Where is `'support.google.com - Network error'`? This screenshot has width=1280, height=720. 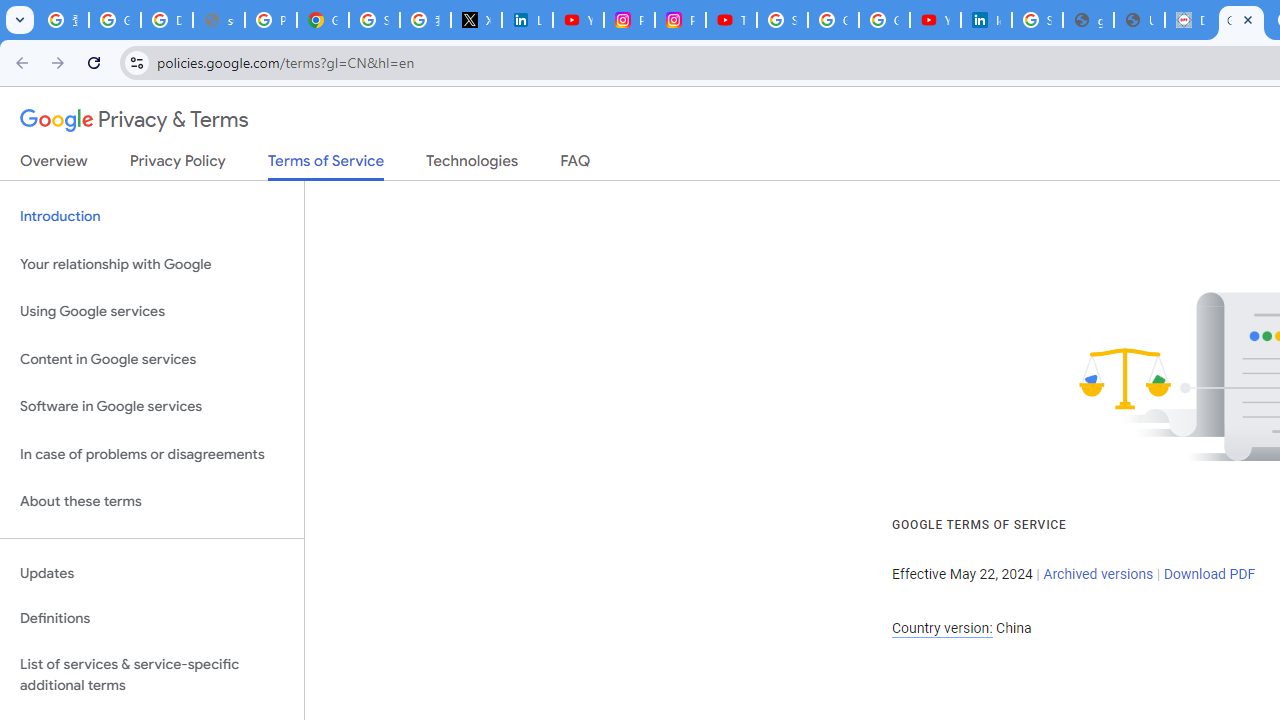
'support.google.com - Network error' is located at coordinates (218, 20).